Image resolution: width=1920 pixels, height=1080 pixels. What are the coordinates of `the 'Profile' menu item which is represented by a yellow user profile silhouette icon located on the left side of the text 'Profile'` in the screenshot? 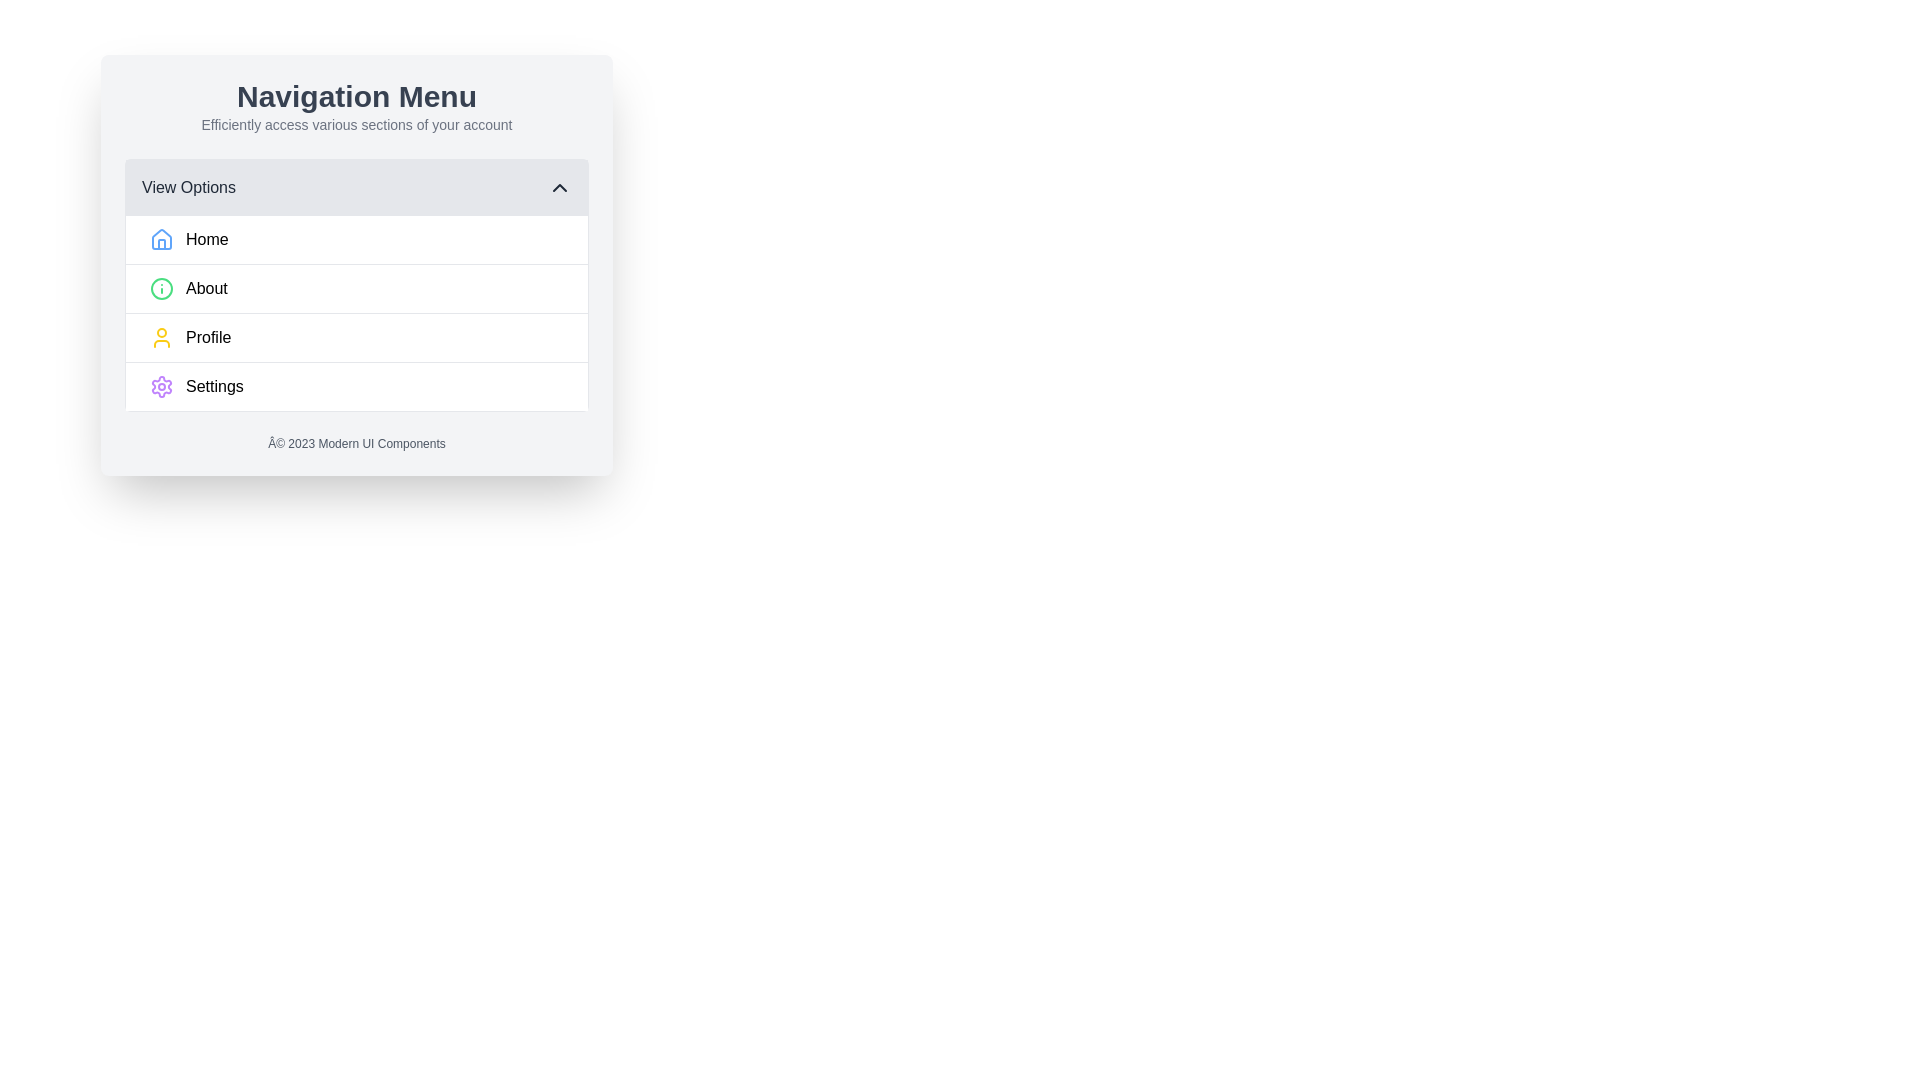 It's located at (162, 337).